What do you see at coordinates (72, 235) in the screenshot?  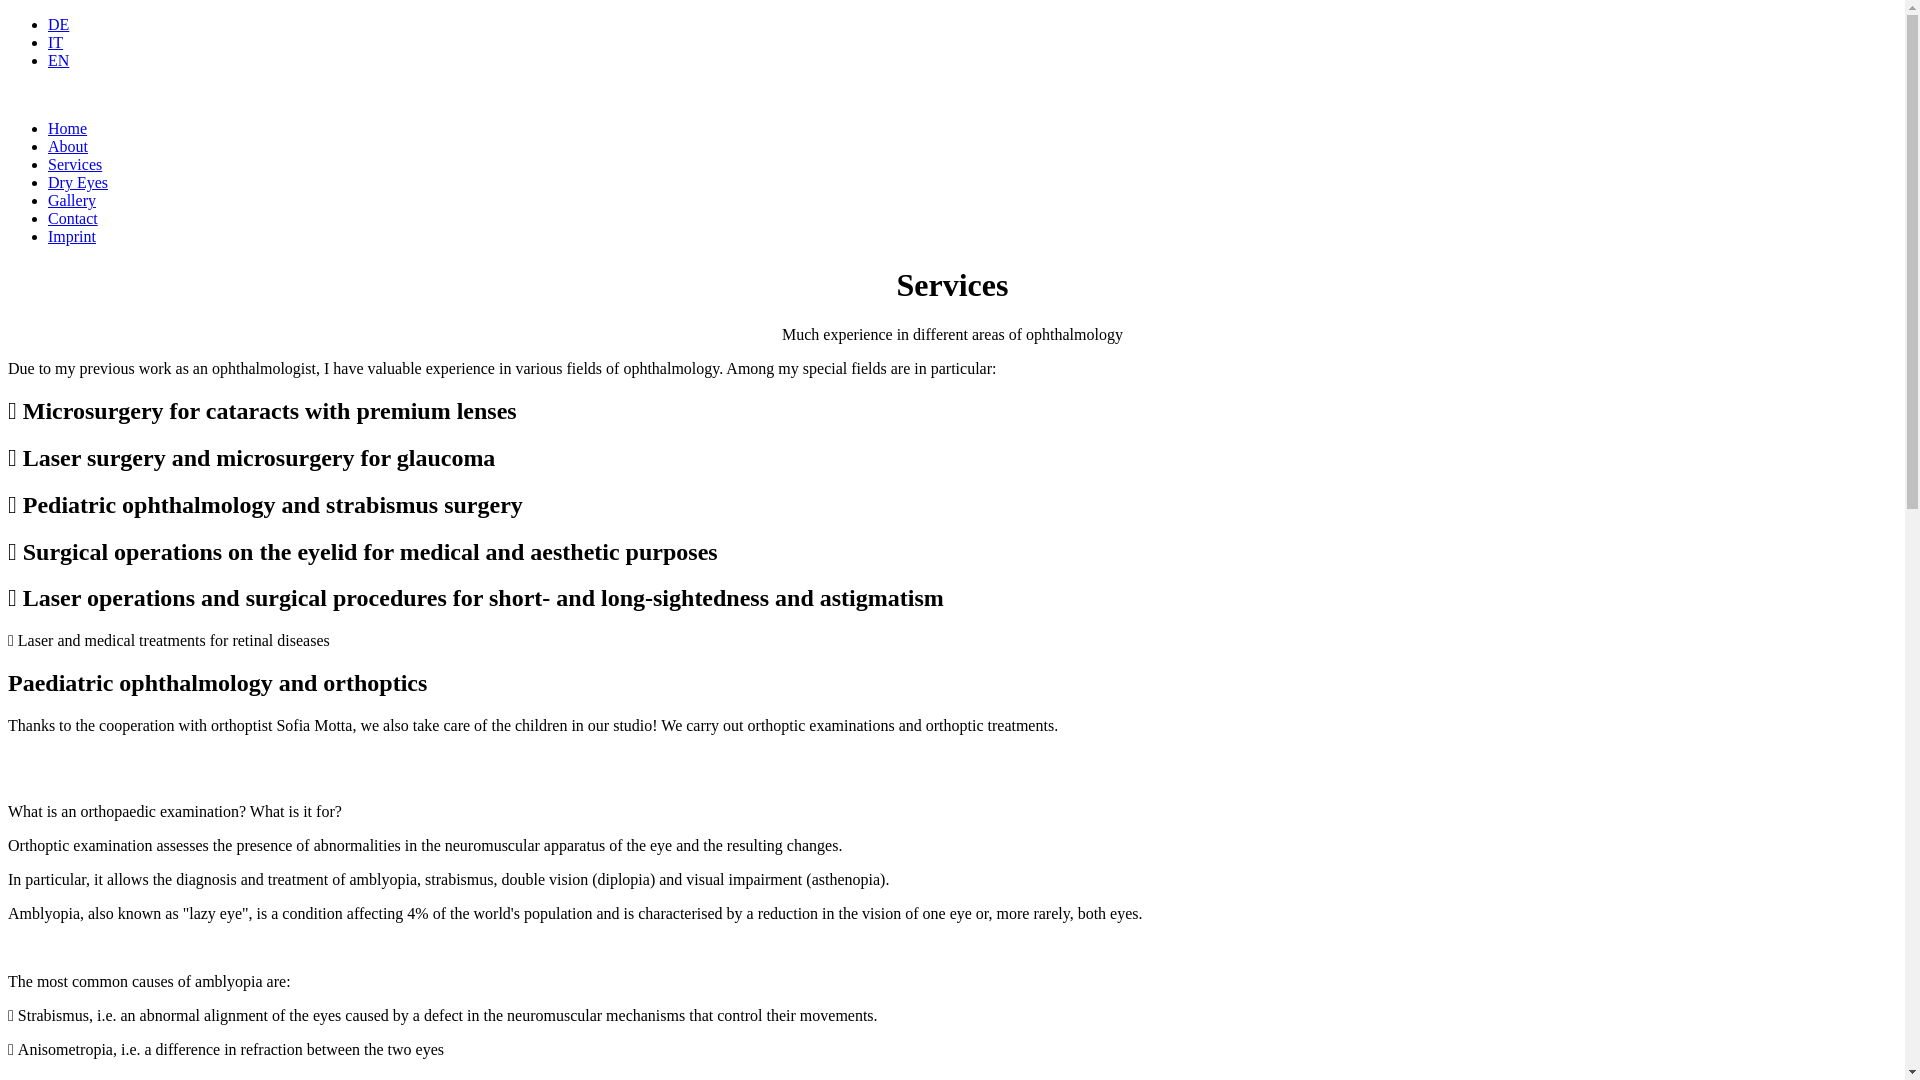 I see `'Imprint'` at bounding box center [72, 235].